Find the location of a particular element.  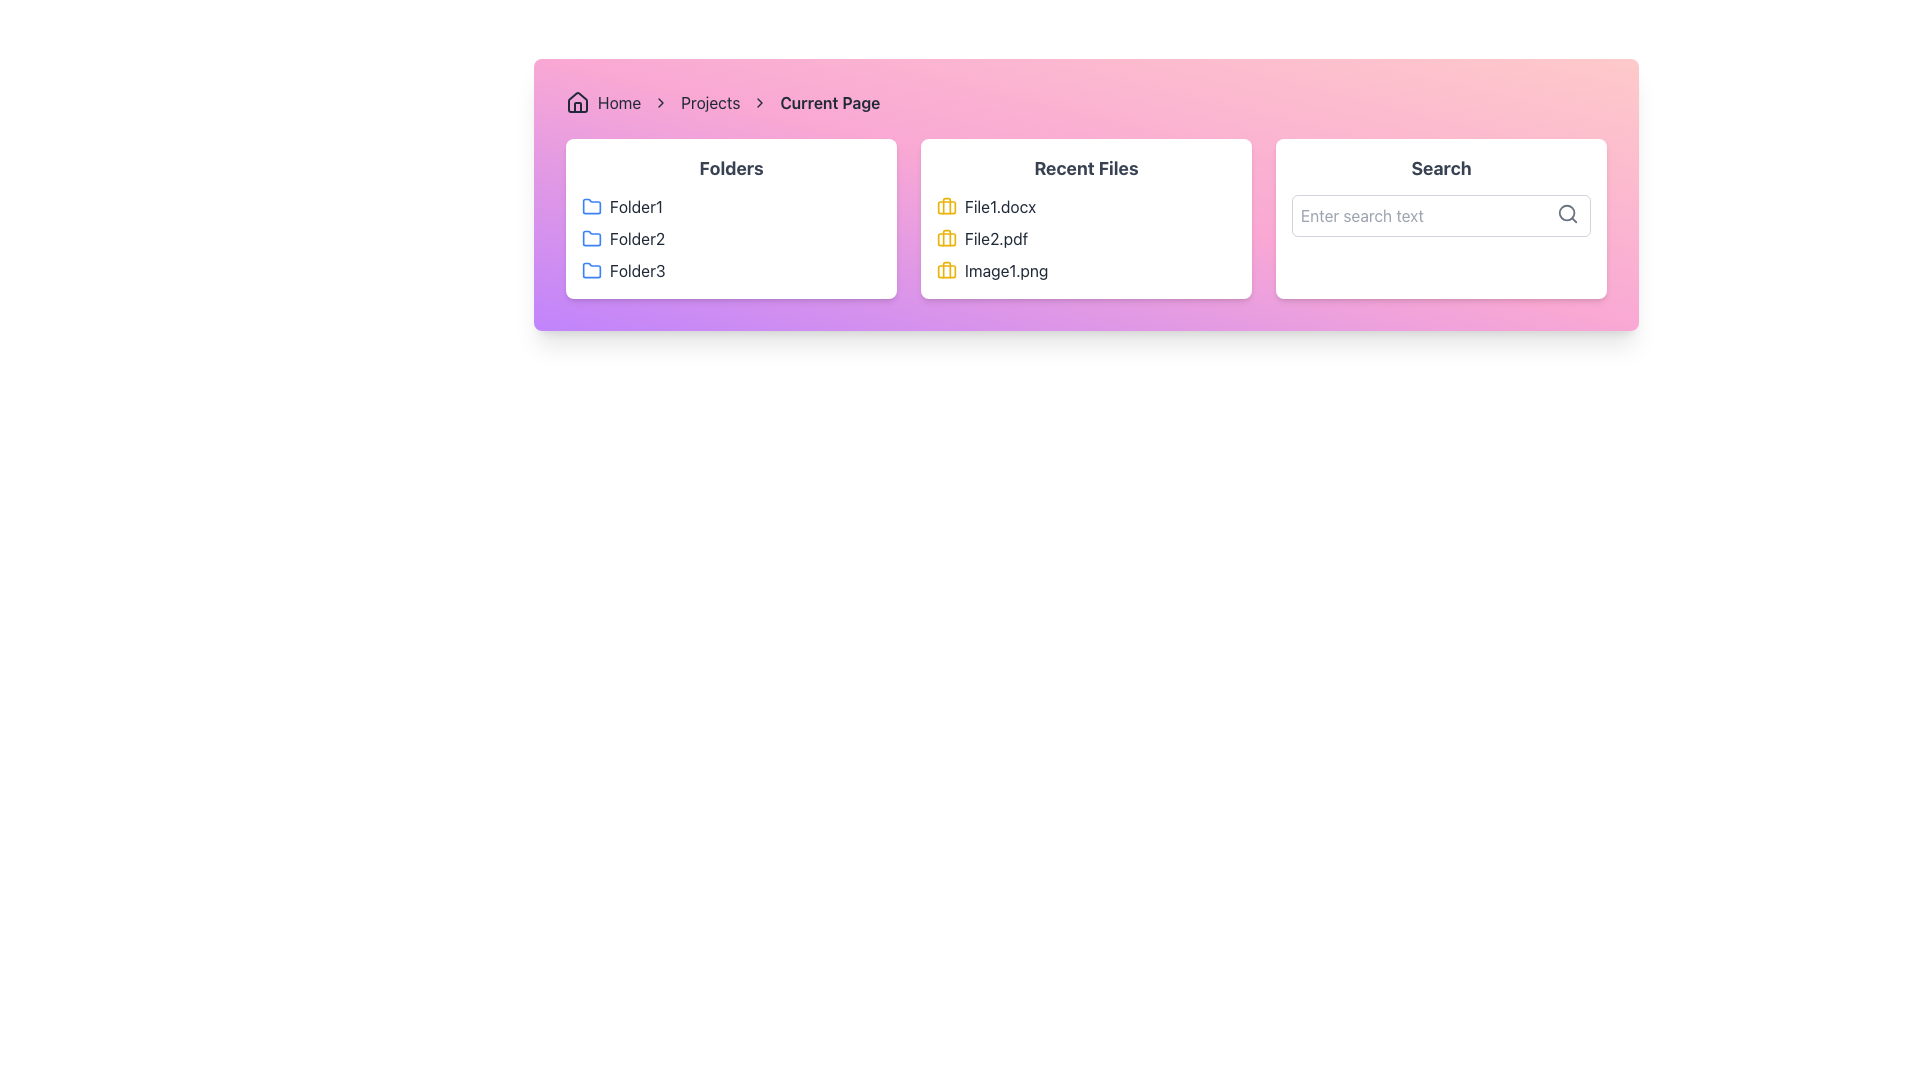

the 'File1.docx' item, which is the first item is located at coordinates (1085, 207).